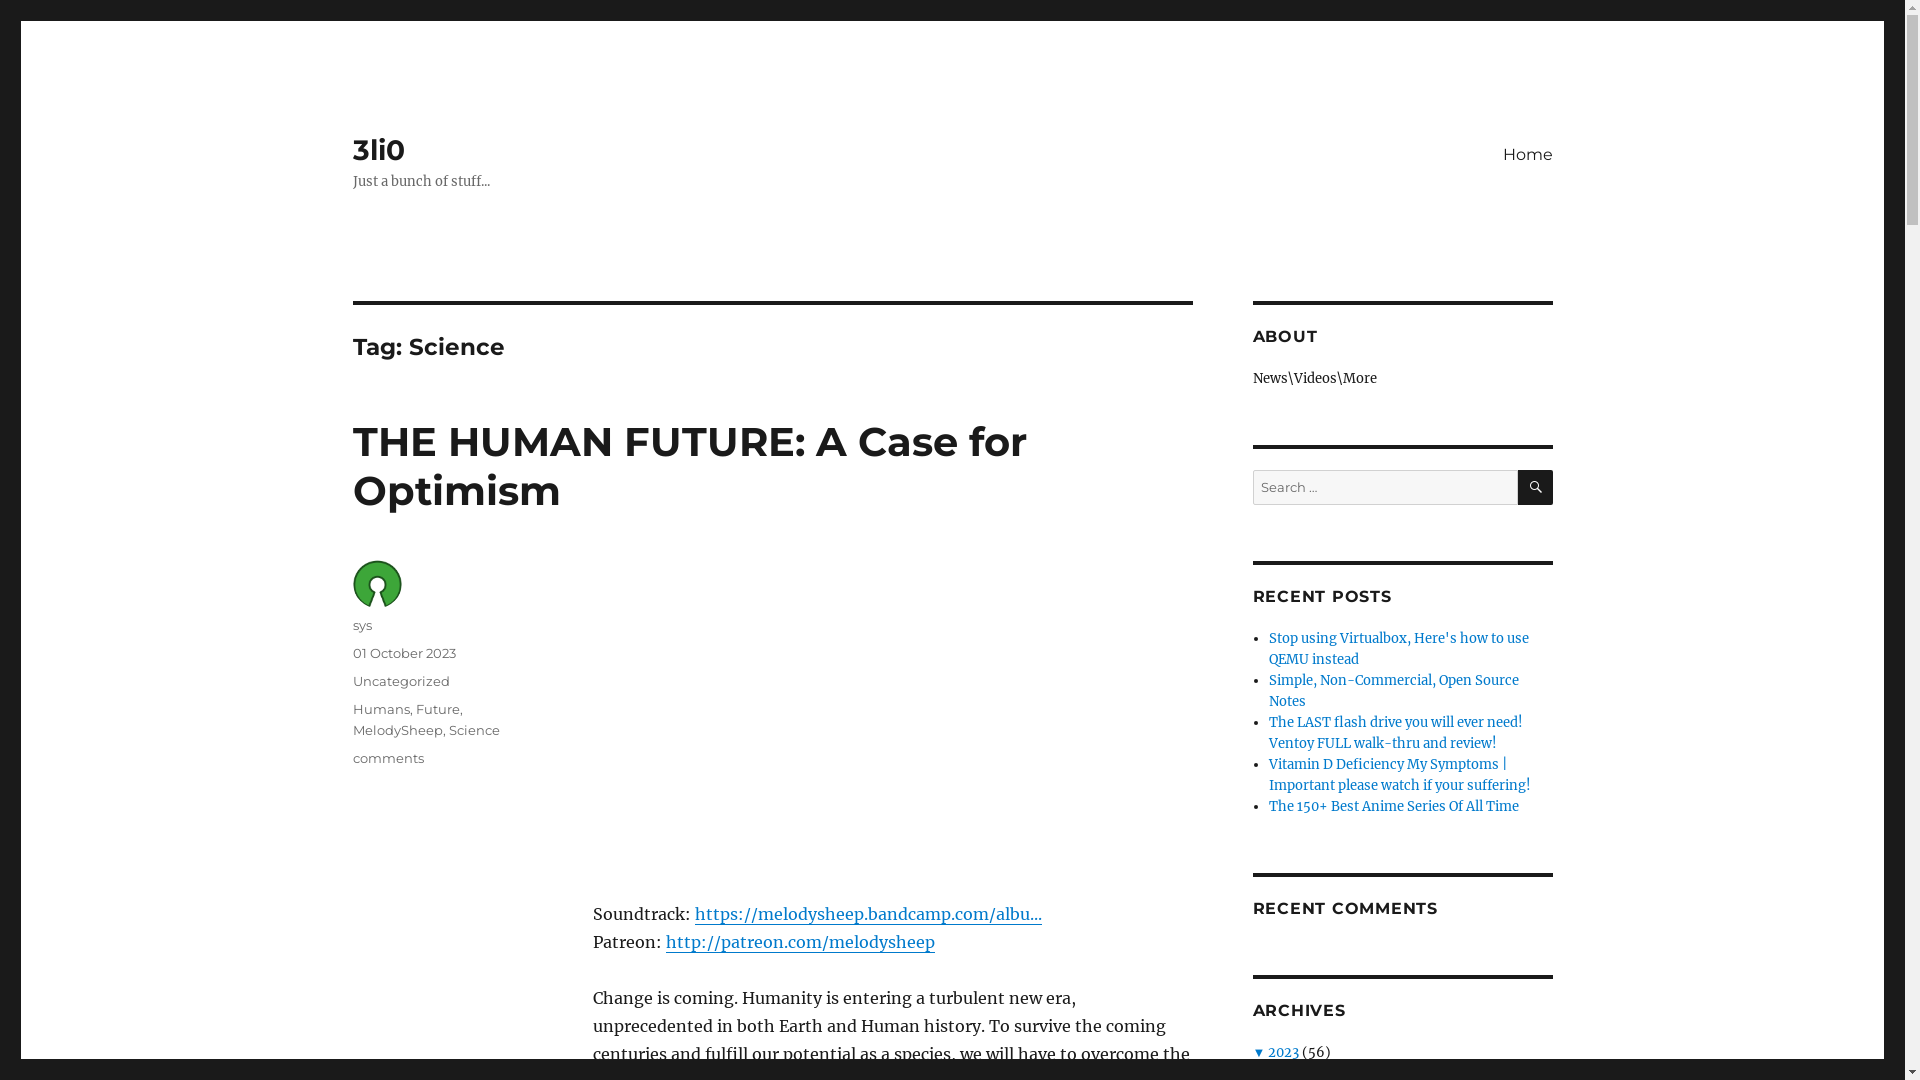 This screenshot has height=1080, width=1920. What do you see at coordinates (400, 680) in the screenshot?
I see `'Uncategorized'` at bounding box center [400, 680].